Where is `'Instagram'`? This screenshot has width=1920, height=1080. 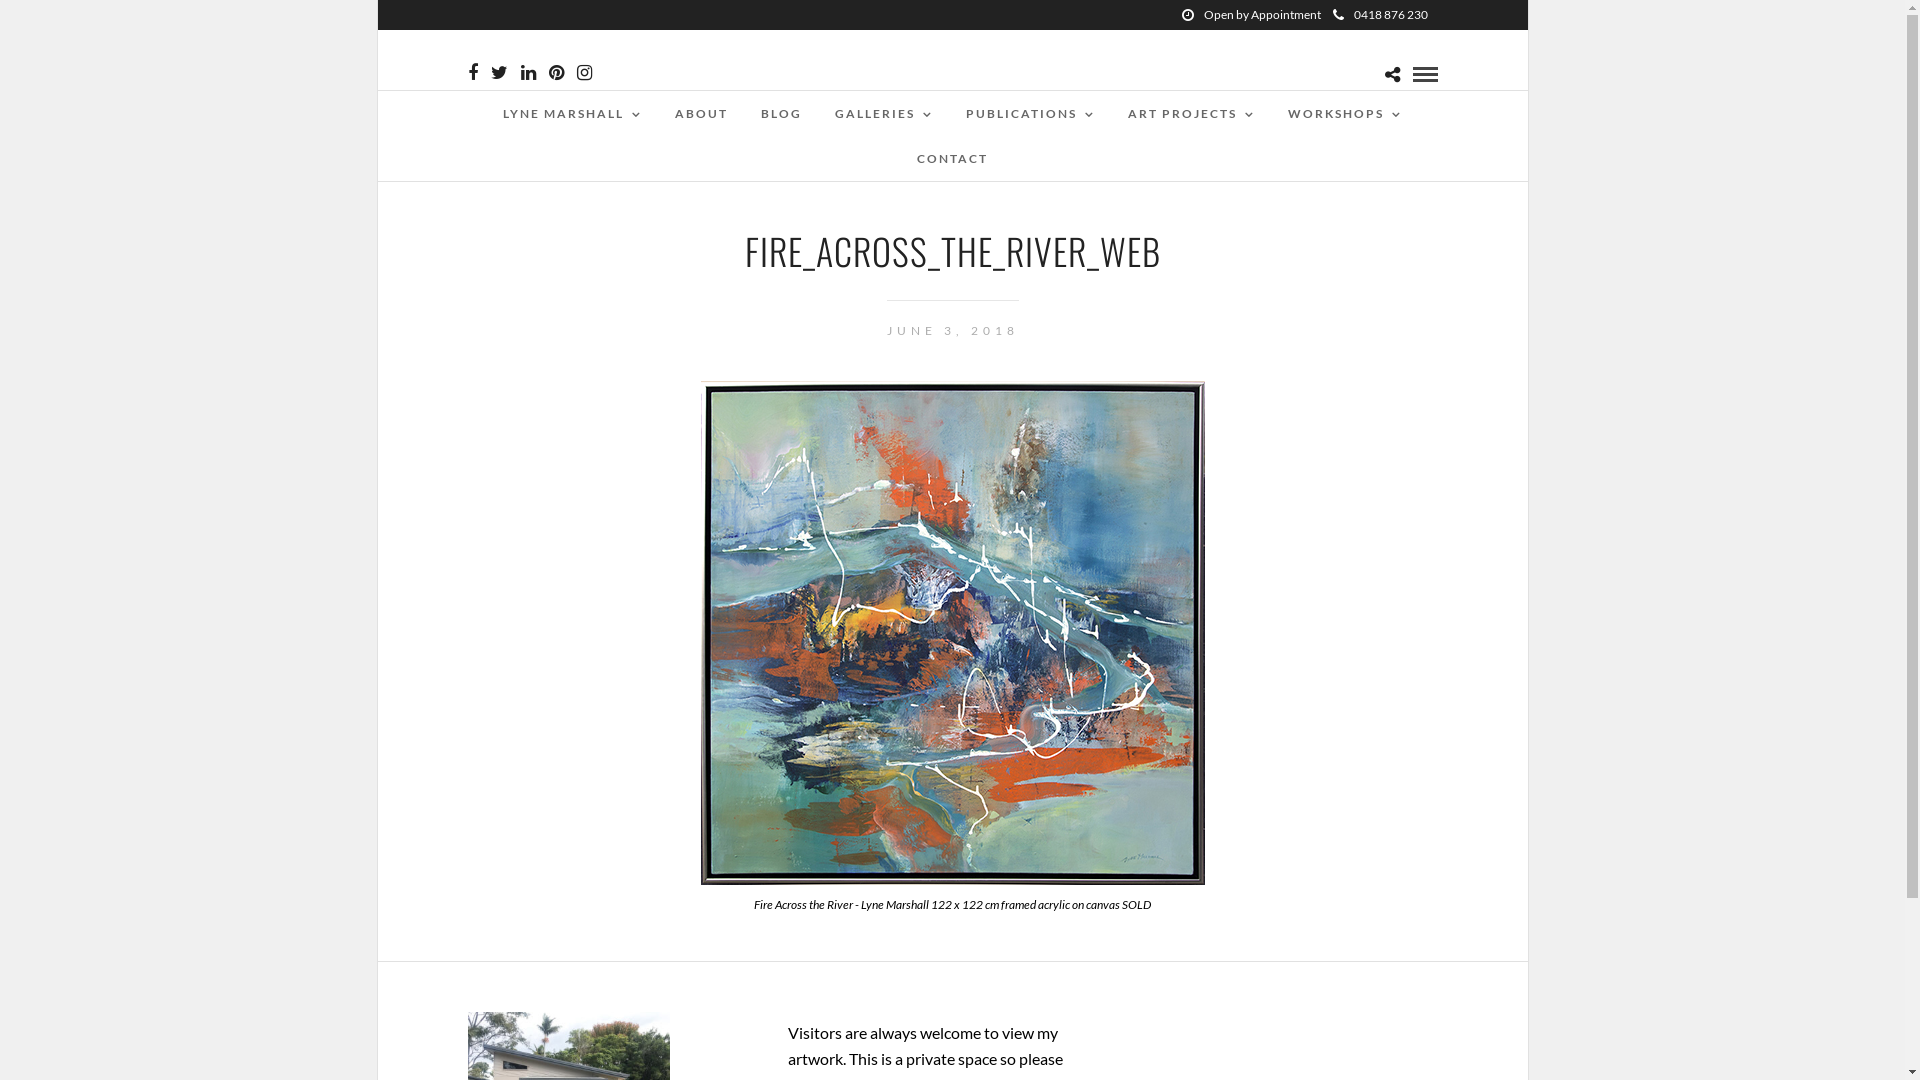 'Instagram' is located at coordinates (582, 72).